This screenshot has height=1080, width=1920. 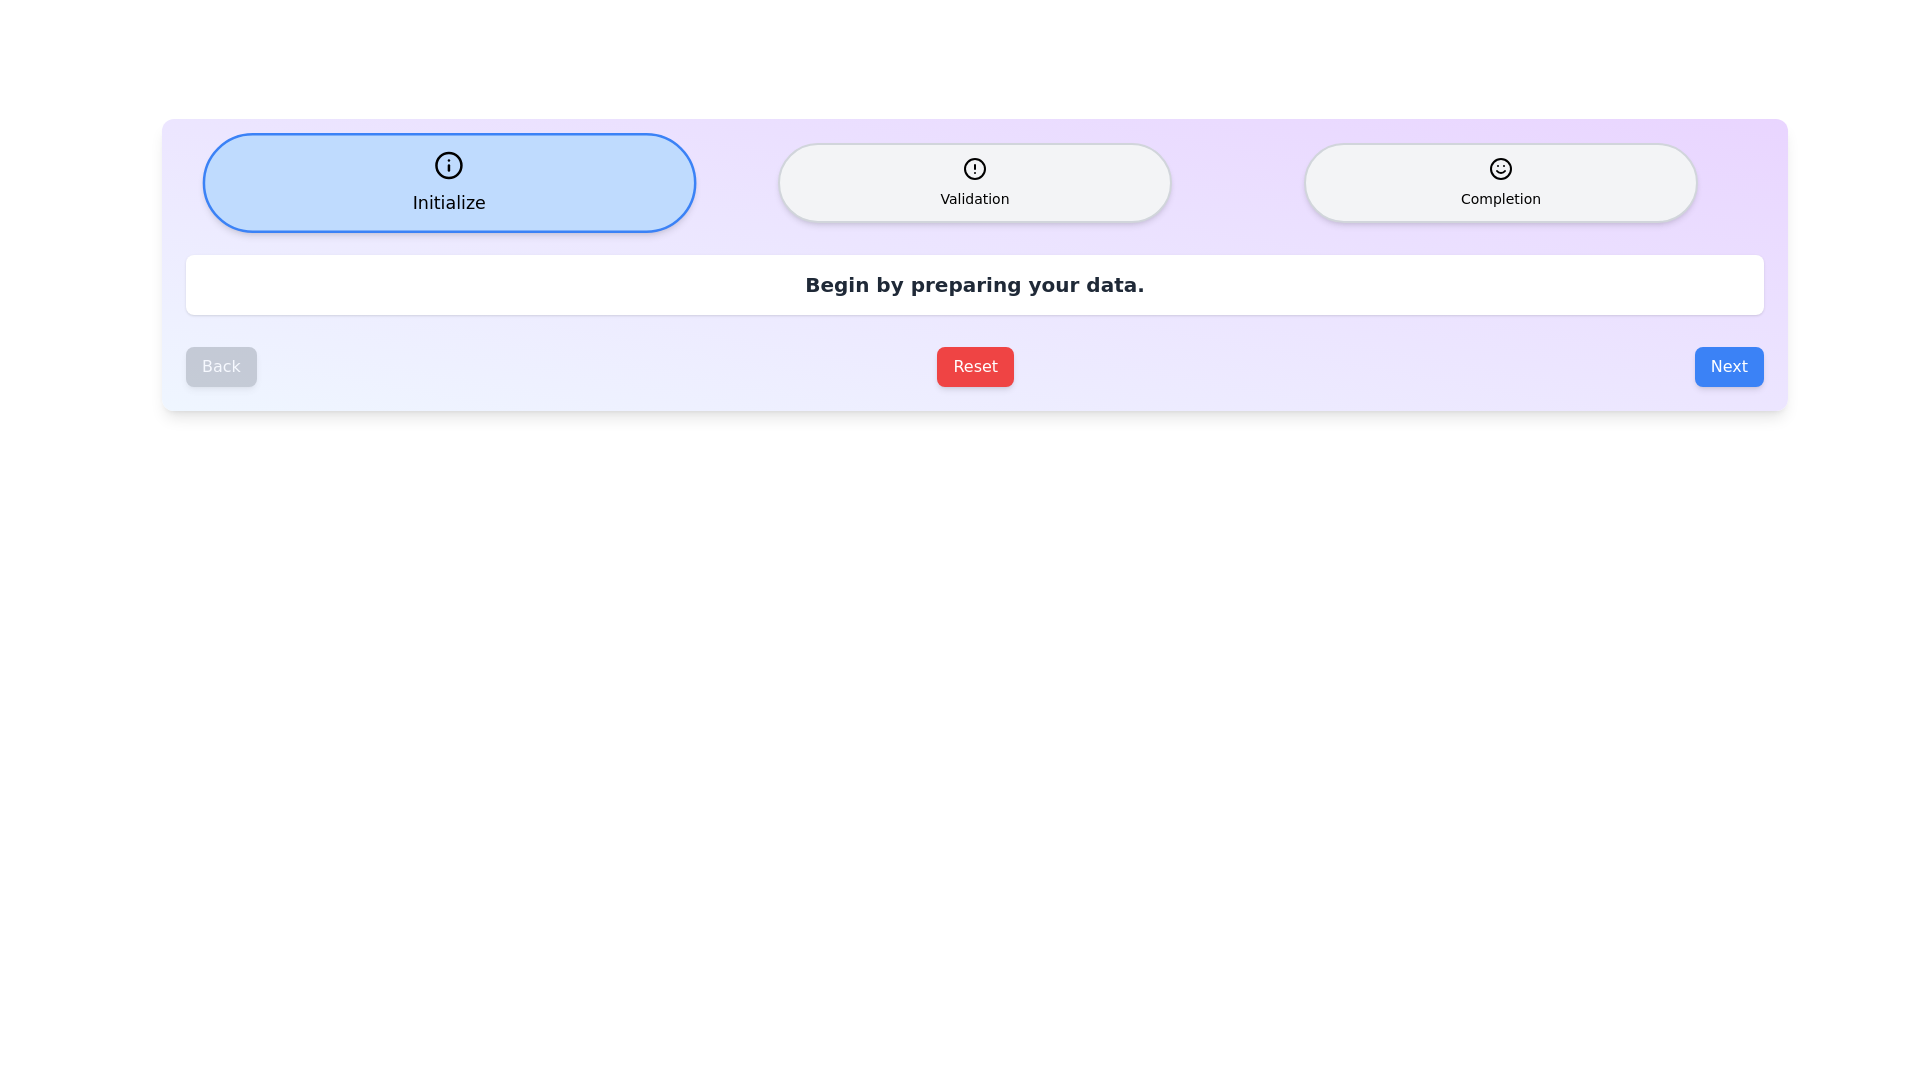 What do you see at coordinates (974, 182) in the screenshot?
I see `the step icon for Validation to display its information` at bounding box center [974, 182].